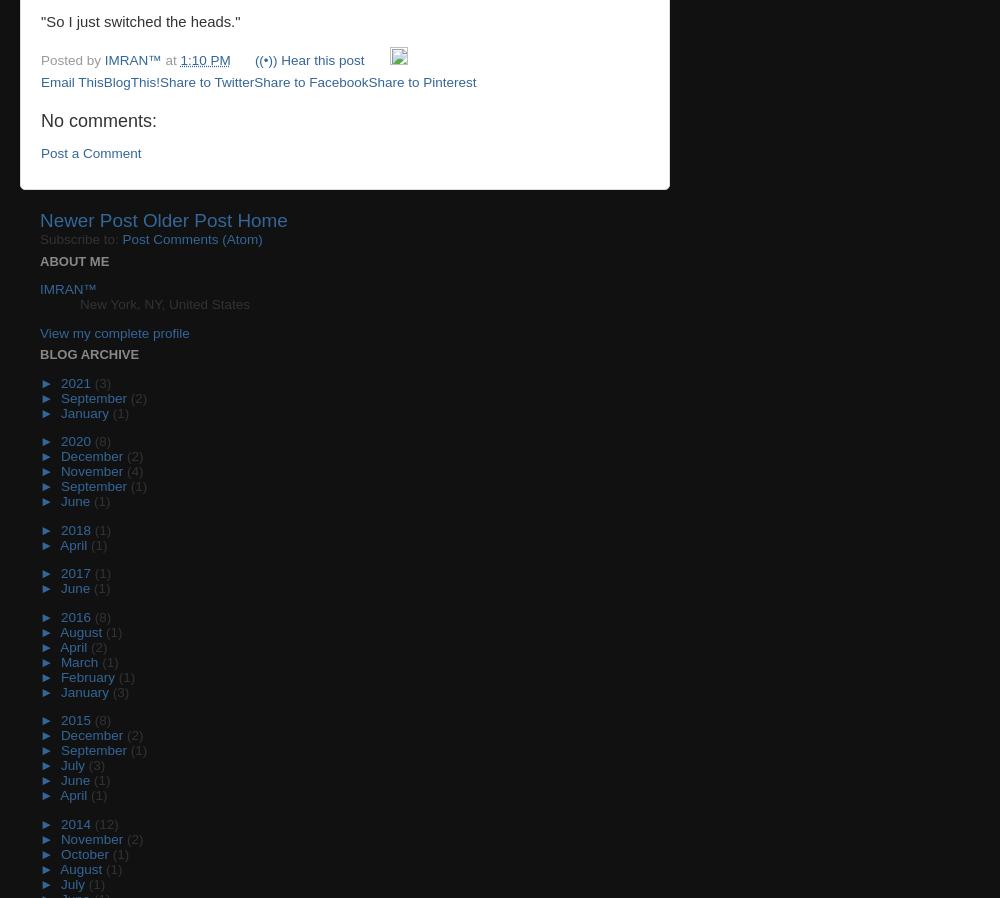  What do you see at coordinates (76, 720) in the screenshot?
I see `'2015'` at bounding box center [76, 720].